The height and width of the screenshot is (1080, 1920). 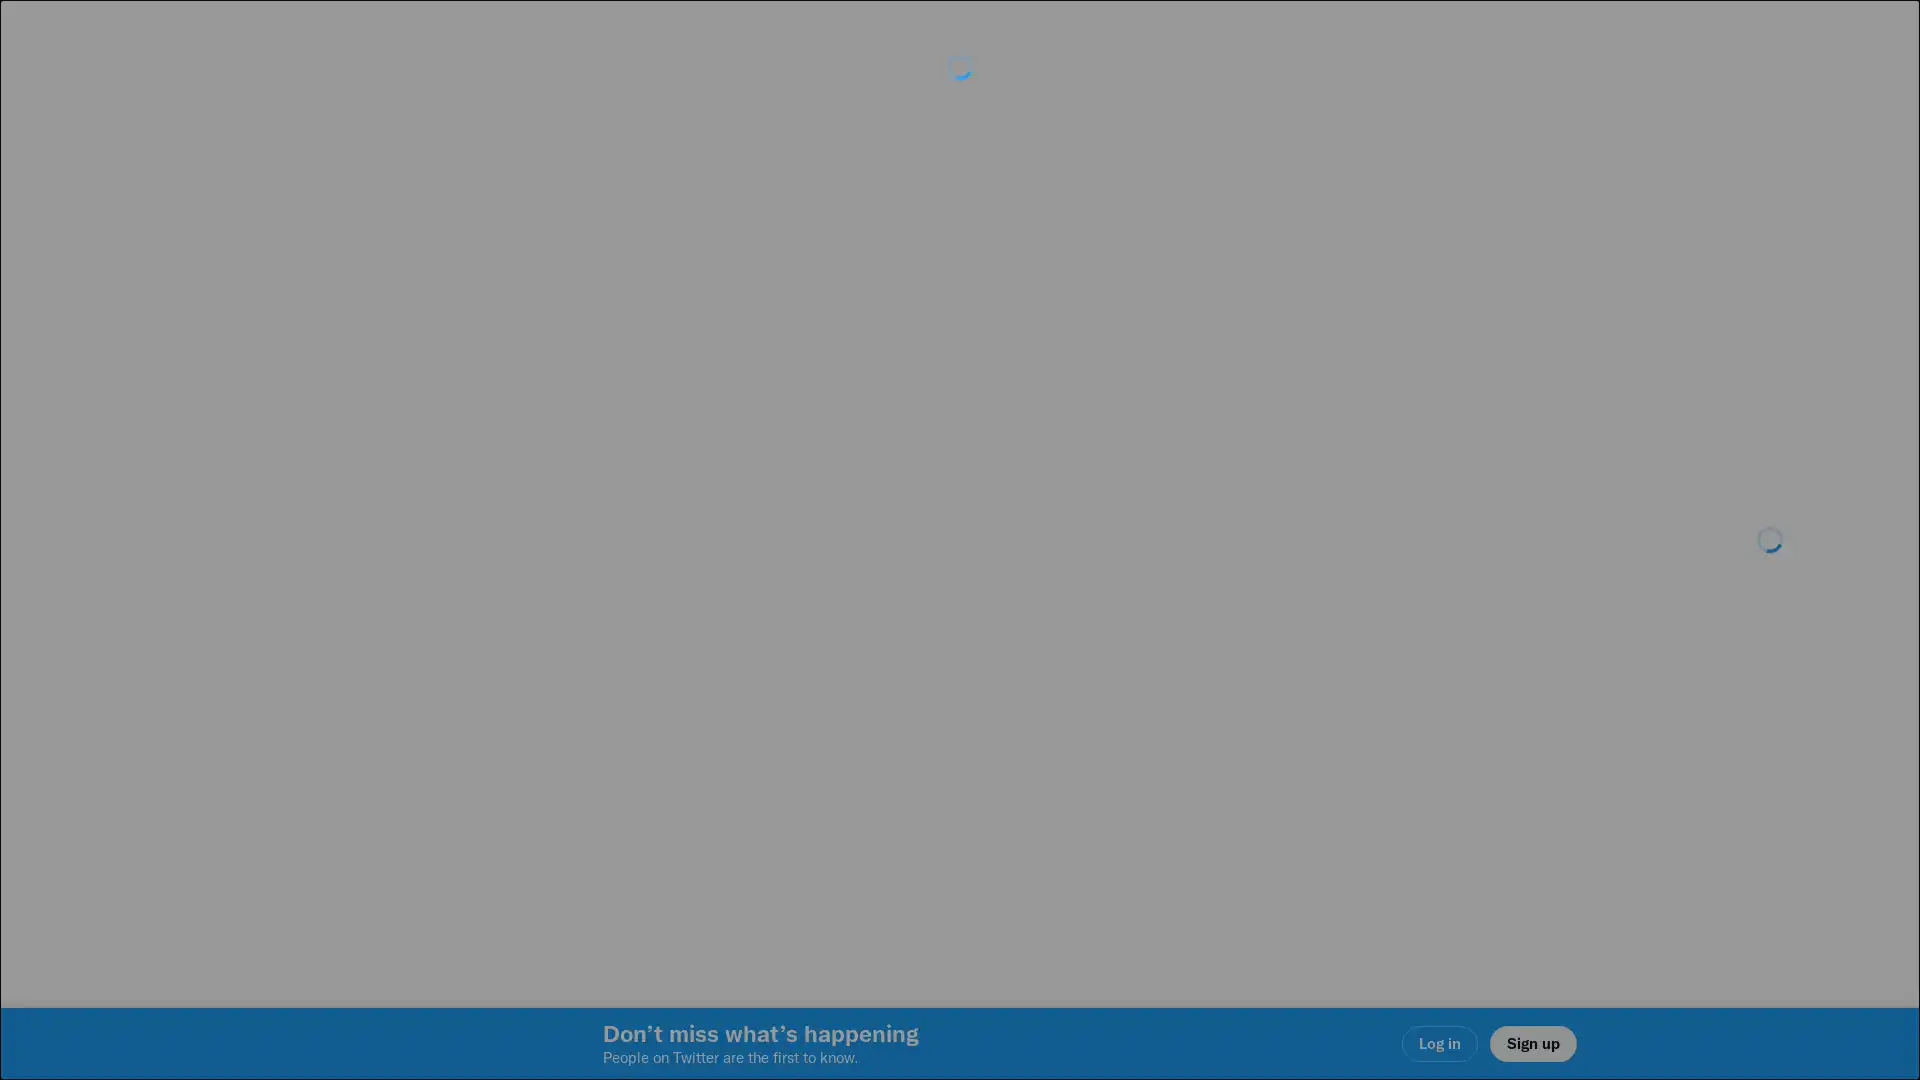 I want to click on Log in, so click(x=1200, y=681).